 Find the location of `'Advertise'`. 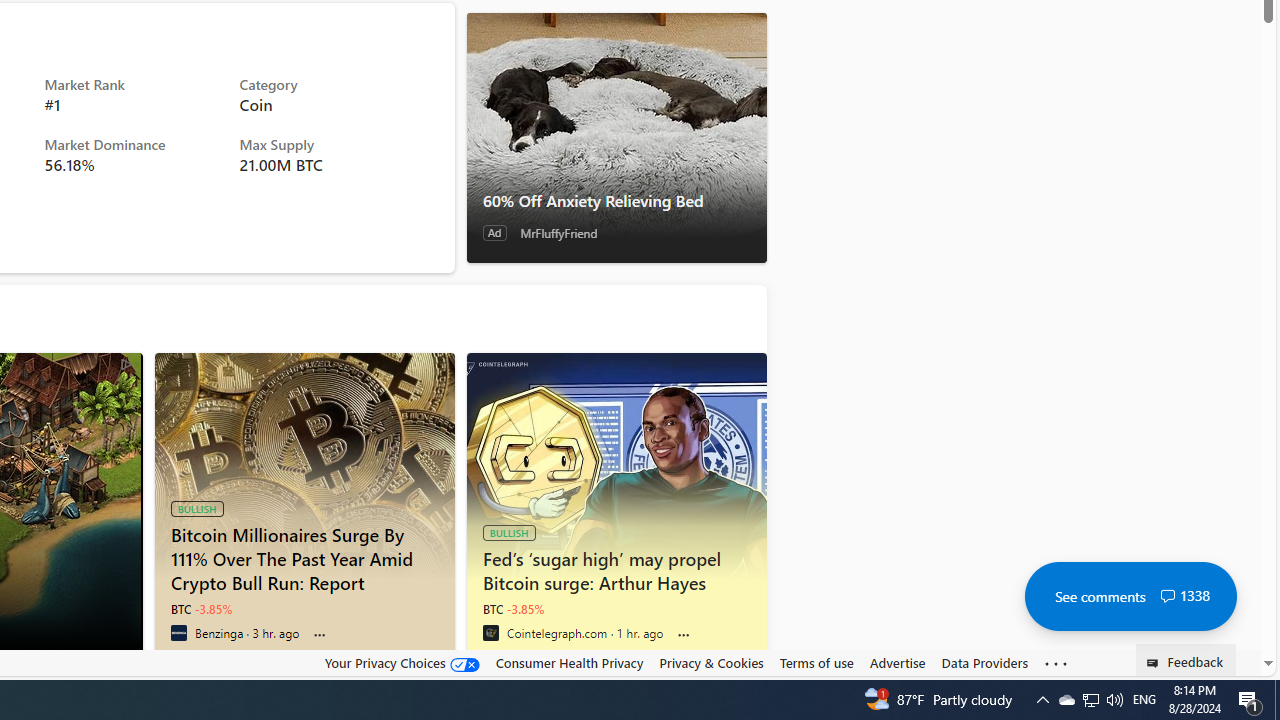

'Advertise' is located at coordinates (896, 662).